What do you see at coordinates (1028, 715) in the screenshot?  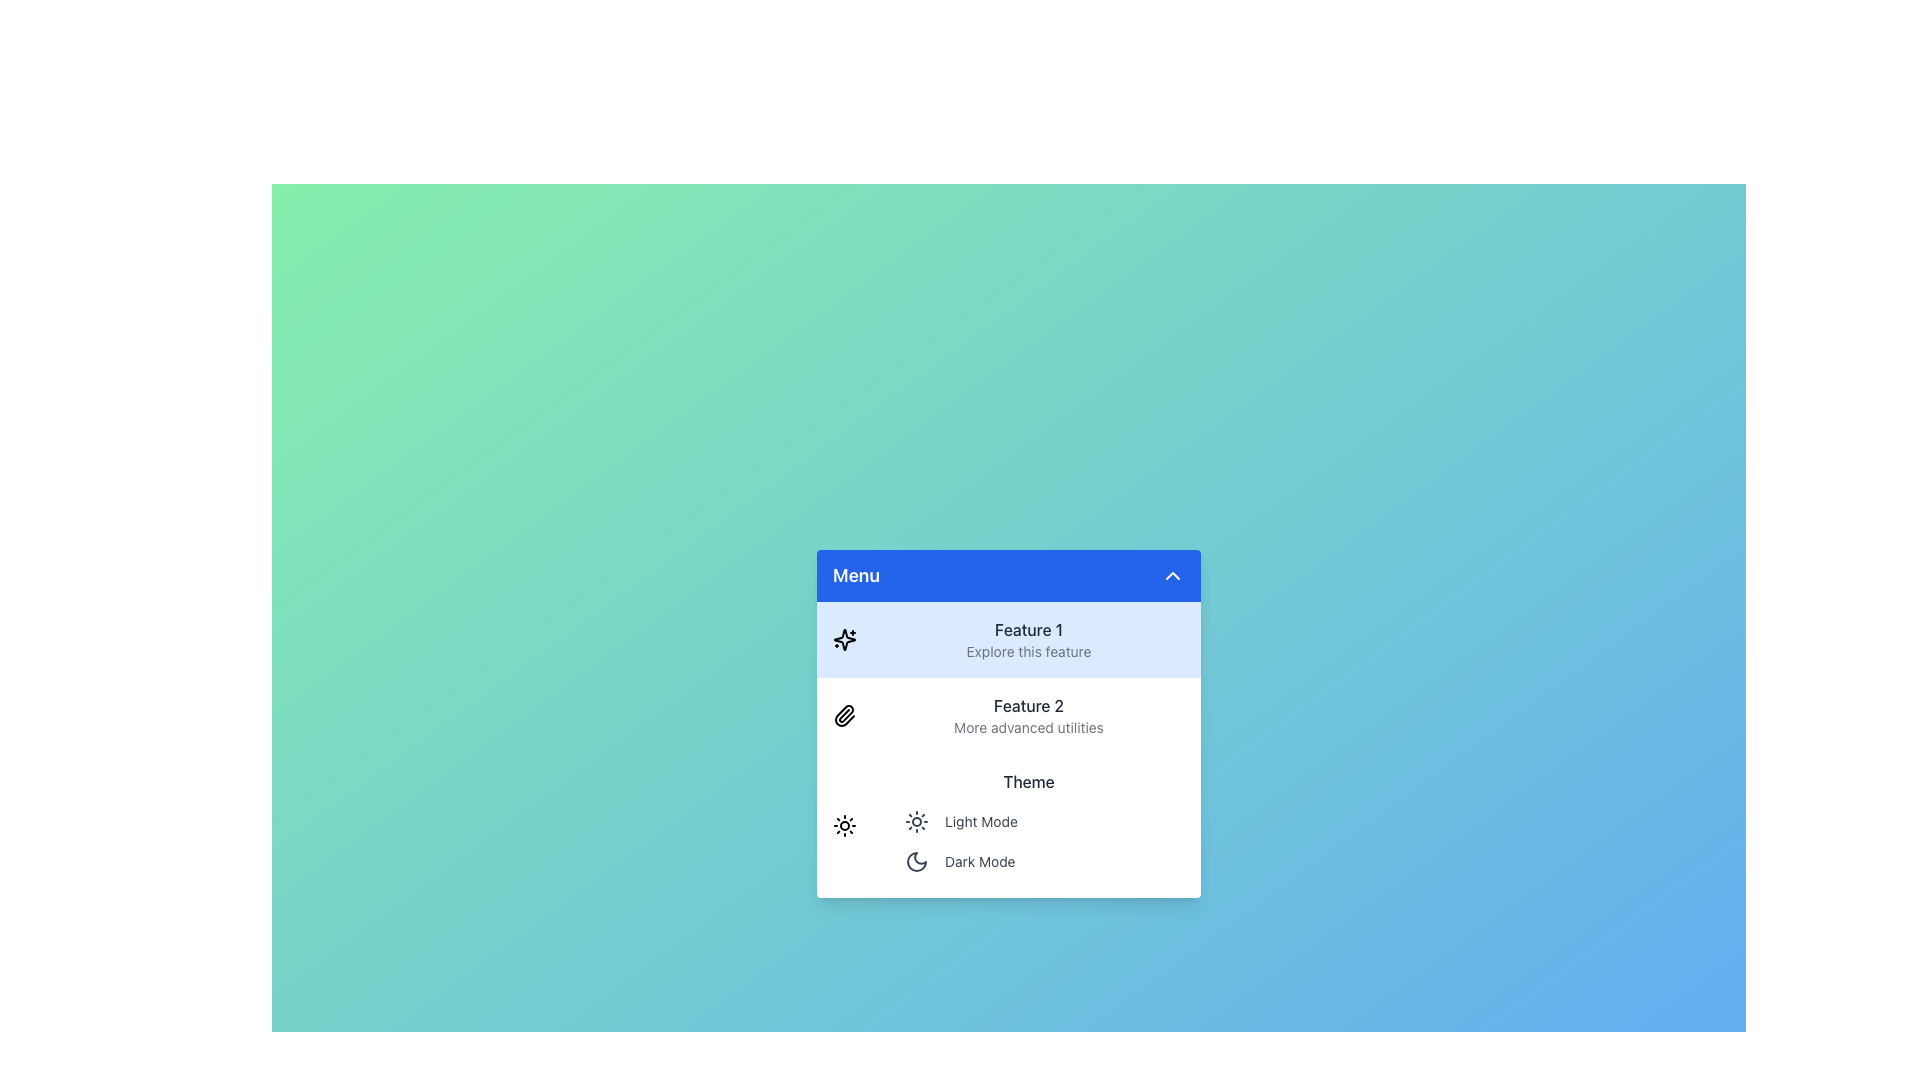 I see `the 'Feature 2' menu item, which displays centered text 'Feature 2' in bold and 'More advanced utilities' in smaller gray font` at bounding box center [1028, 715].